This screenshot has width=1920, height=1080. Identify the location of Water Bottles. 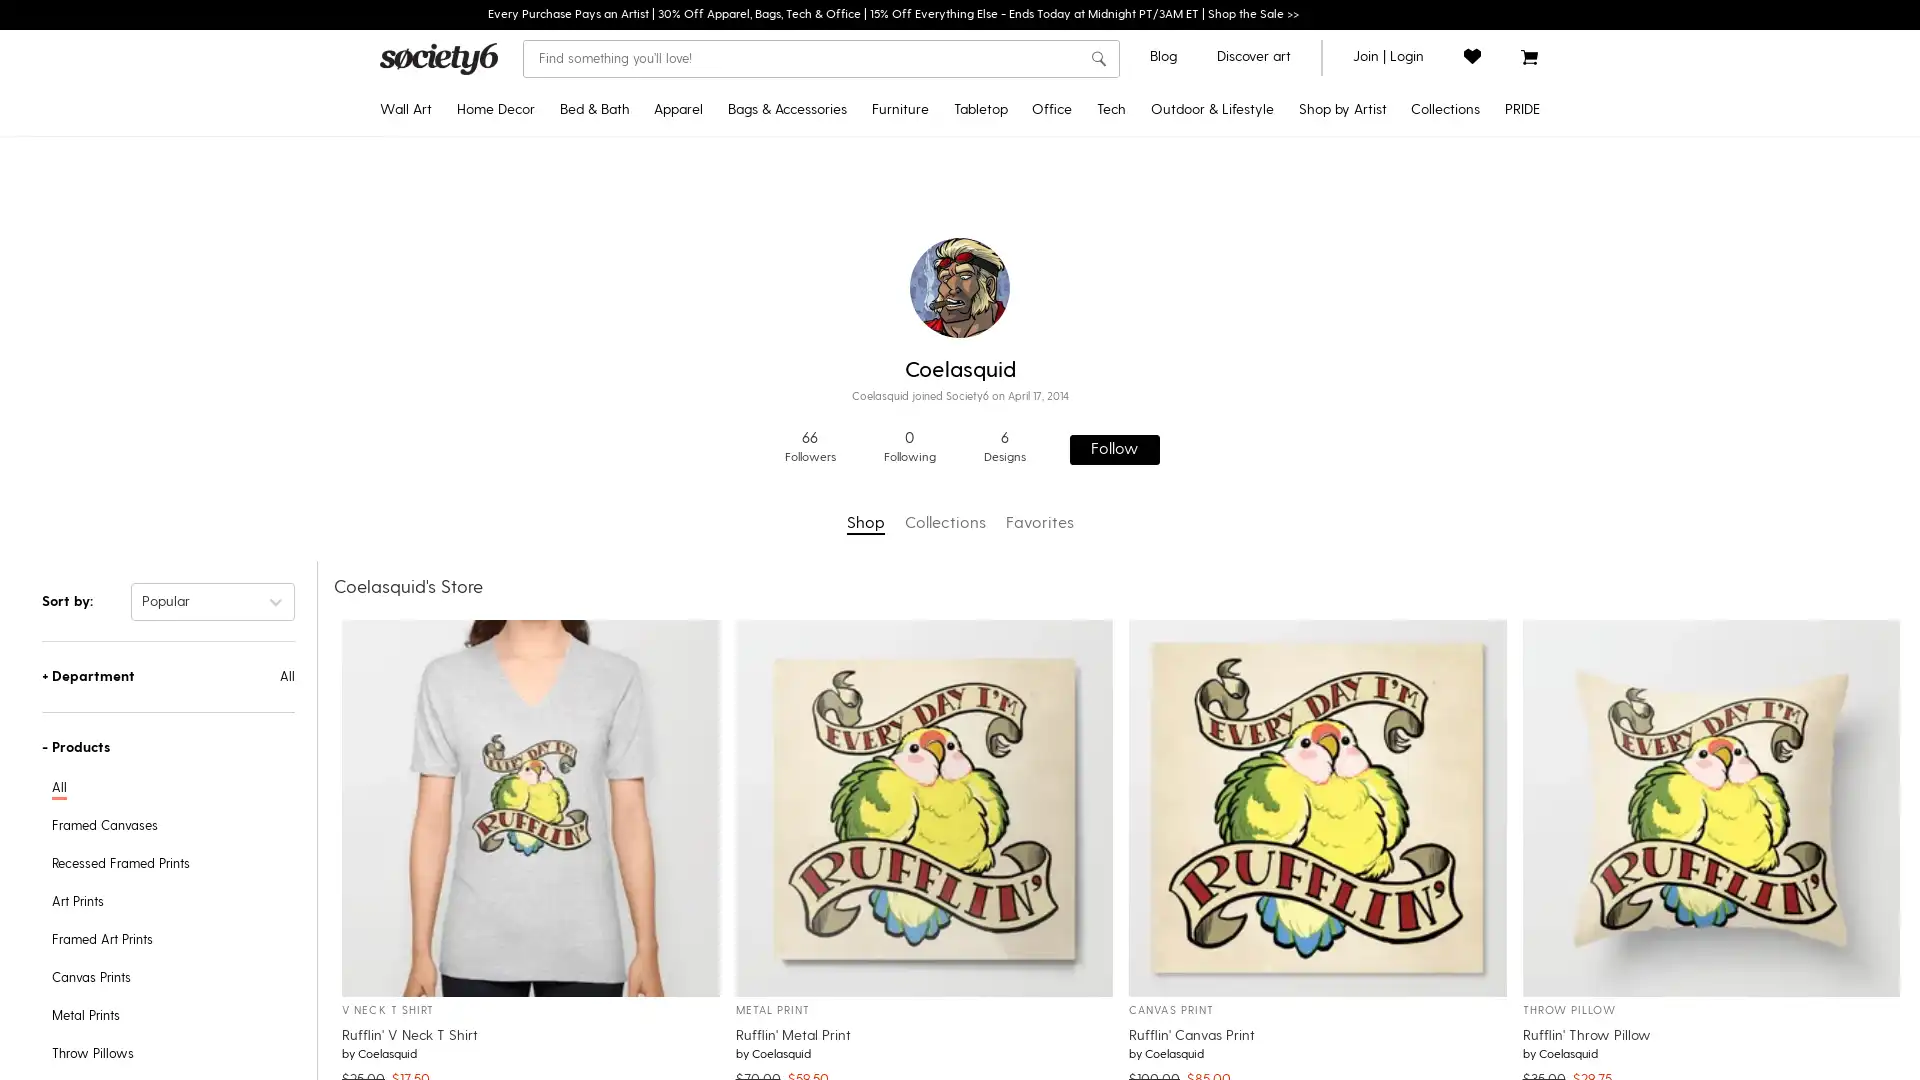
(1017, 353).